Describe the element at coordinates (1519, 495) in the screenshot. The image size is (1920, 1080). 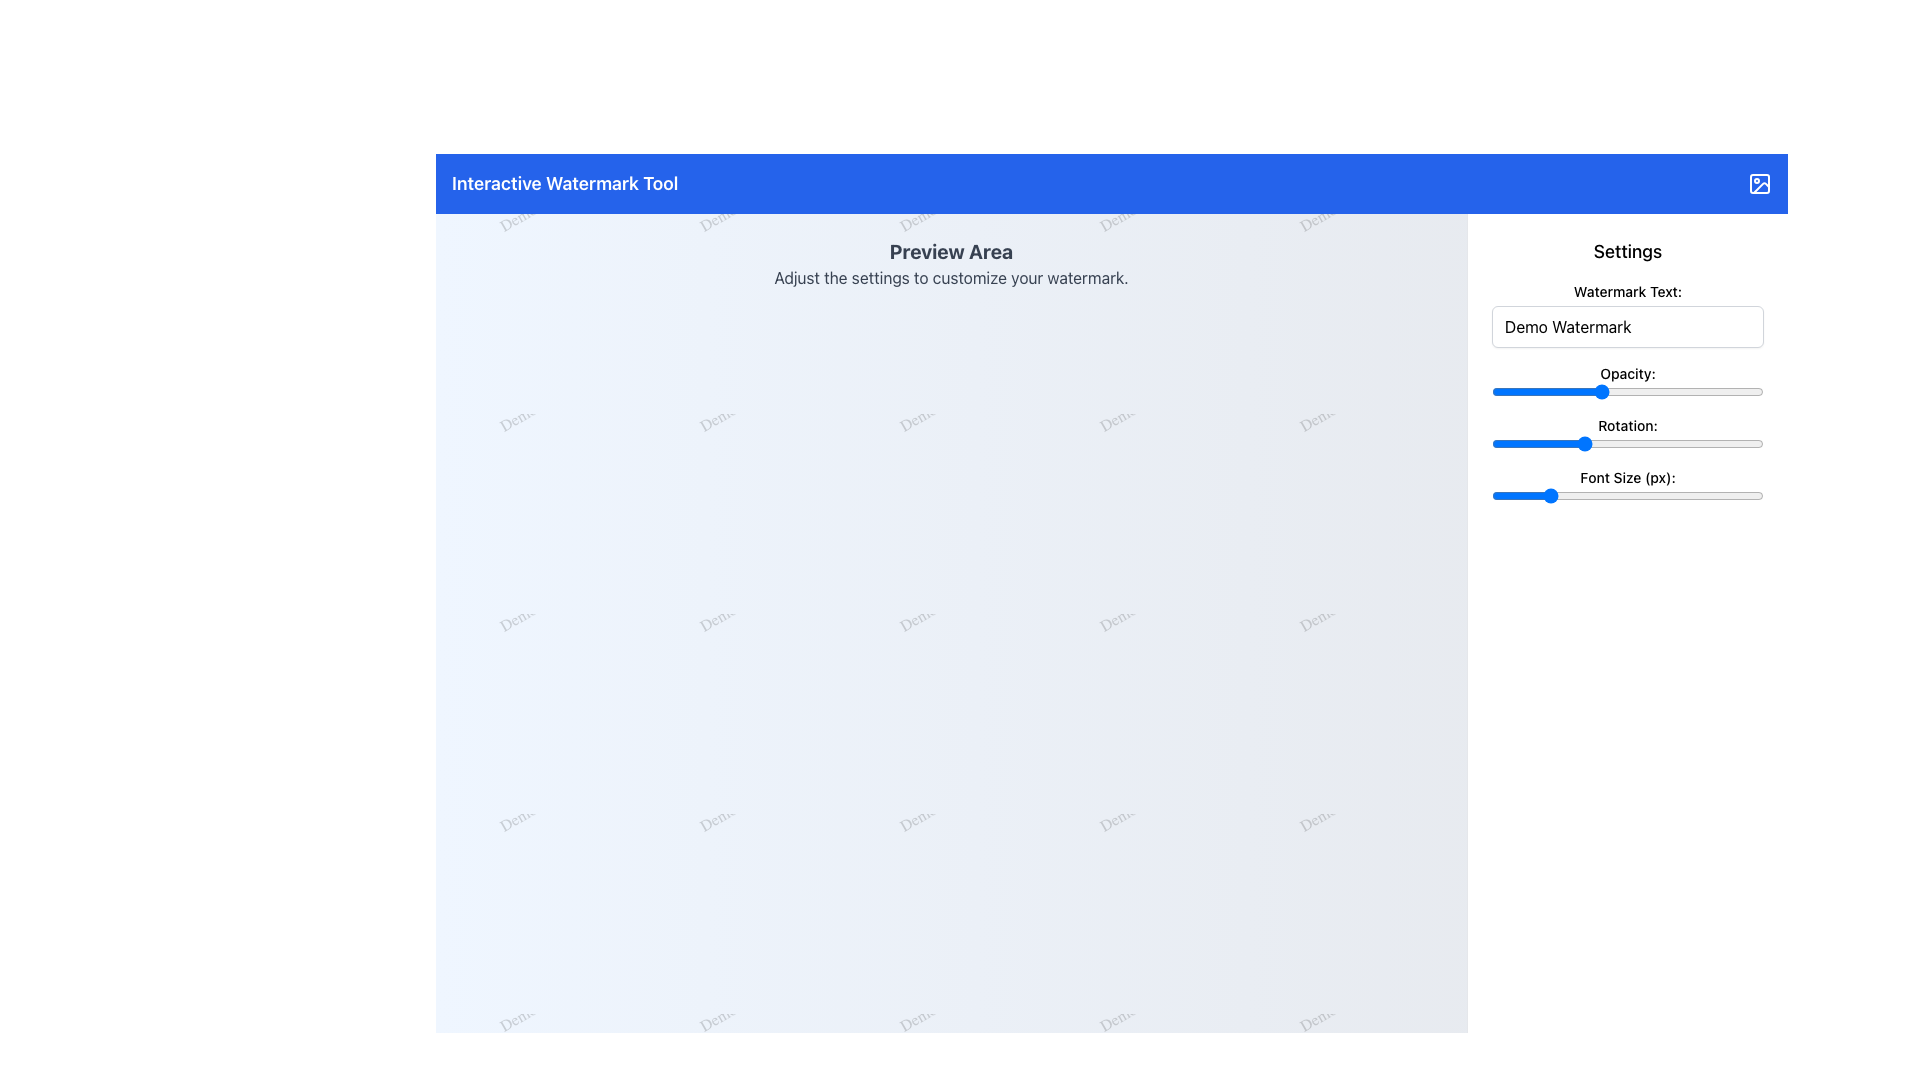
I see `font size` at that location.